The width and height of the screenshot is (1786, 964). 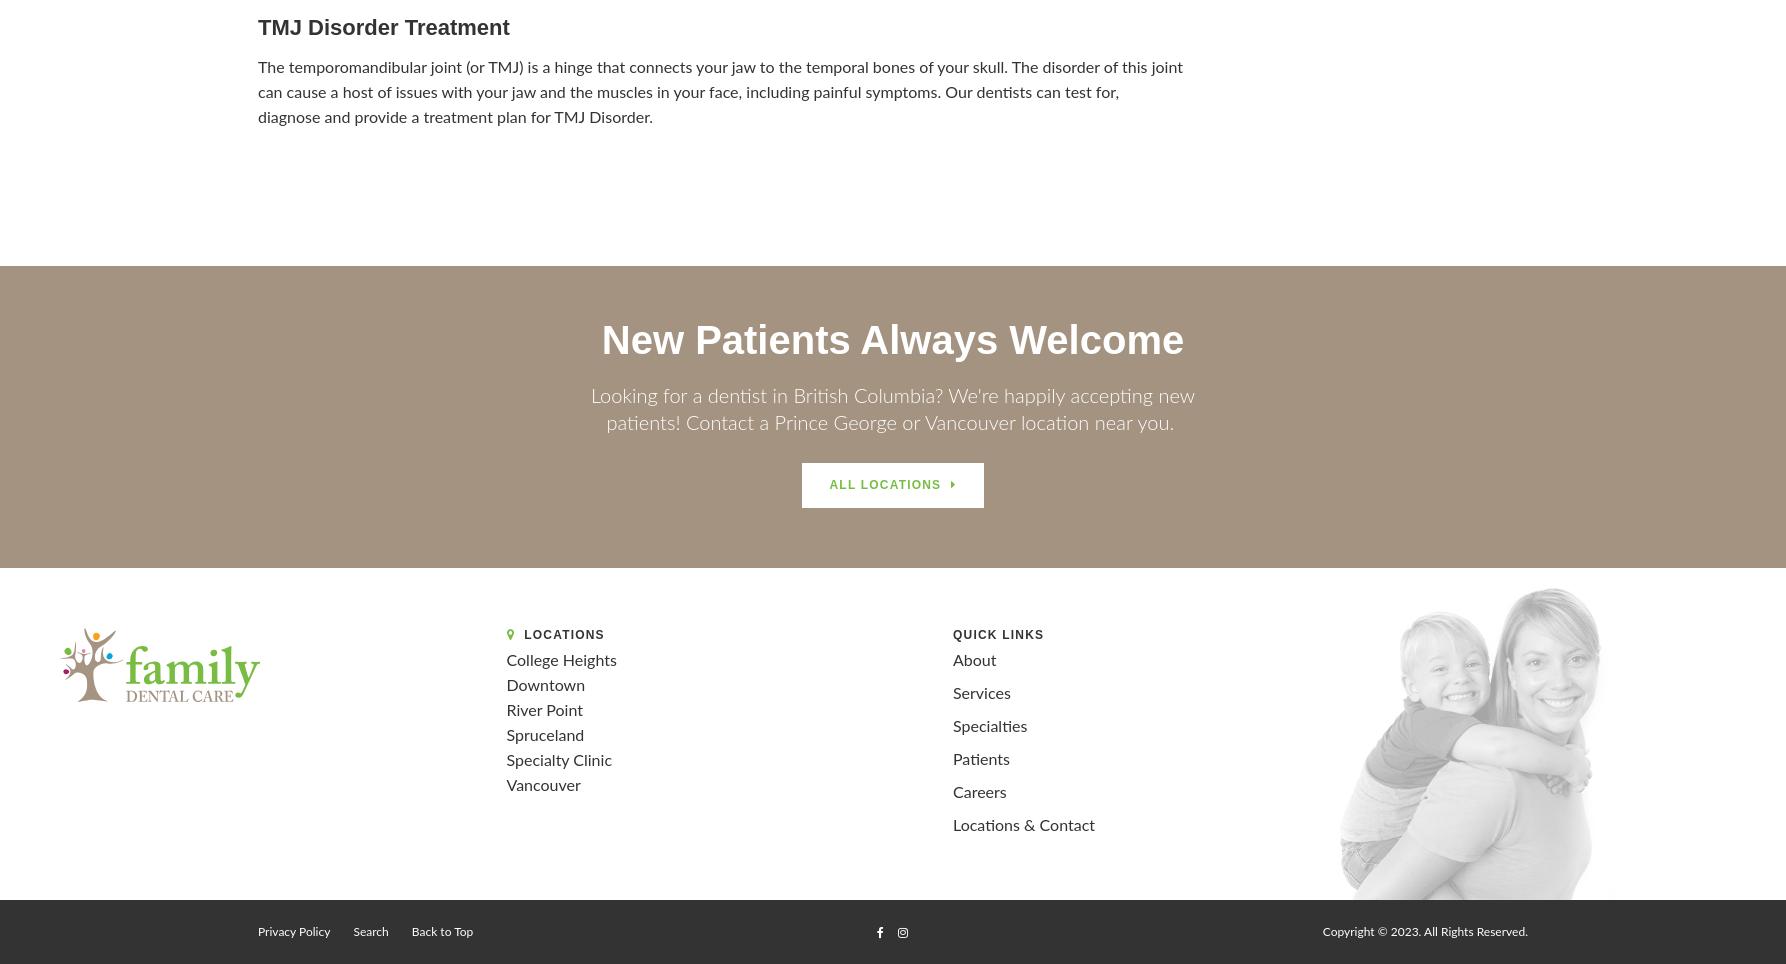 I want to click on 'TMJ Disorder Treatment', so click(x=383, y=25).